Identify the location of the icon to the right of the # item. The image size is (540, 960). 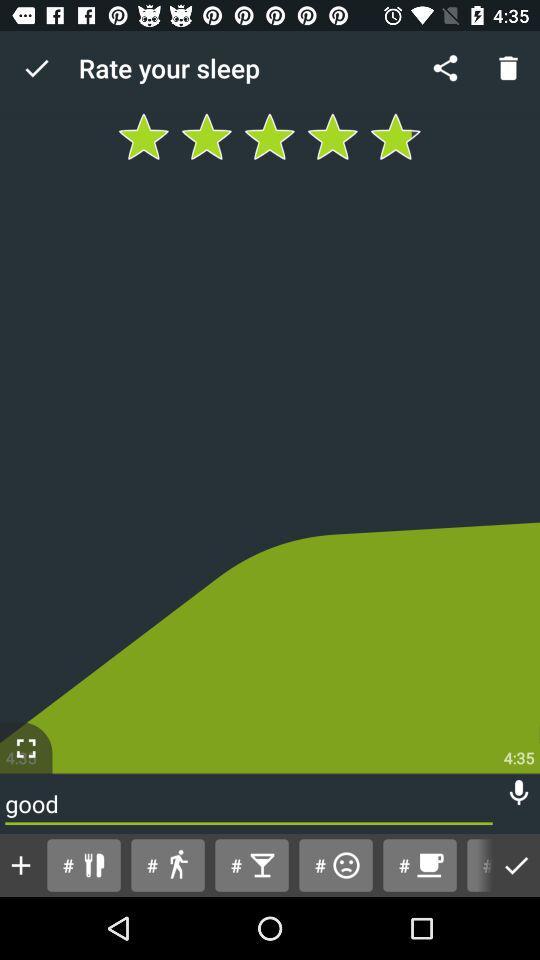
(516, 864).